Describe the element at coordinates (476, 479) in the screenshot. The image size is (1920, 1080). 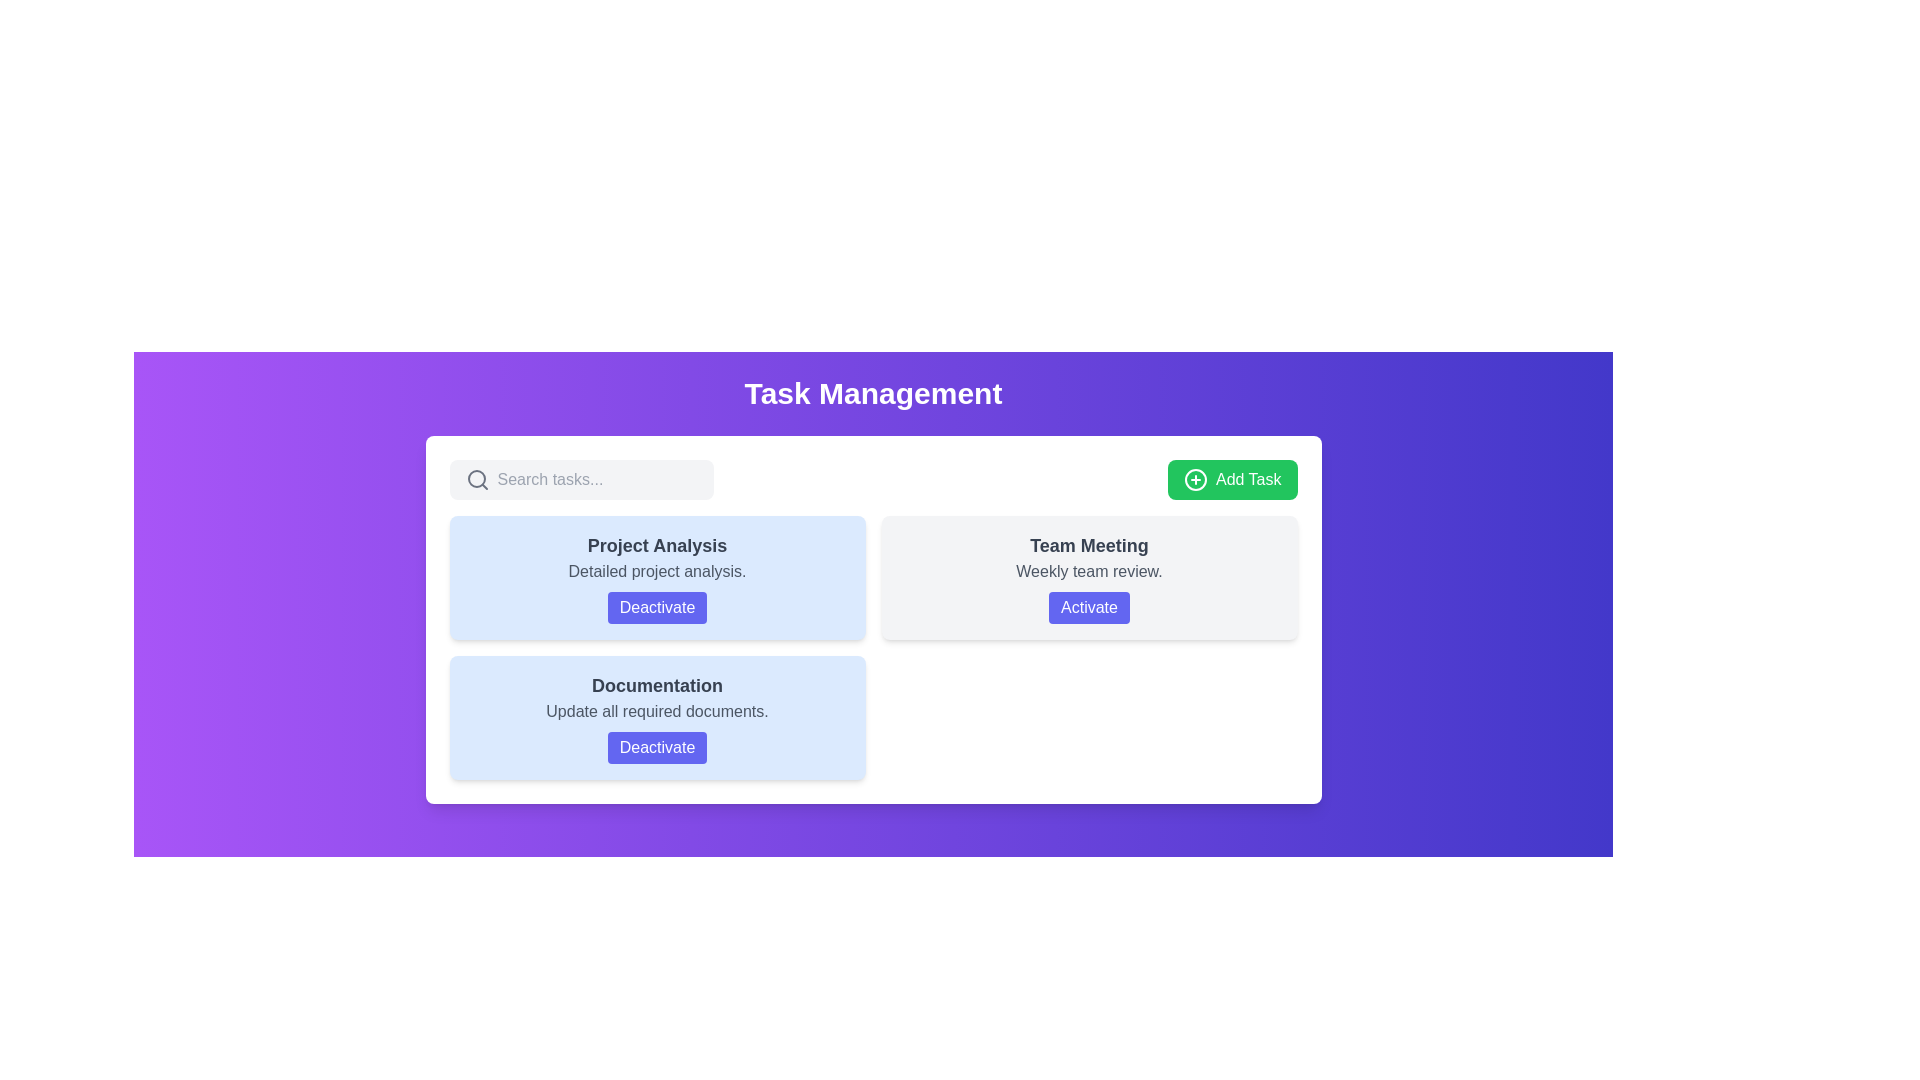
I see `the gray search icon styled as a magnifying glass located in the left part of the search bar, adjacent to the search input field, below the 'Task Management' header` at that location.